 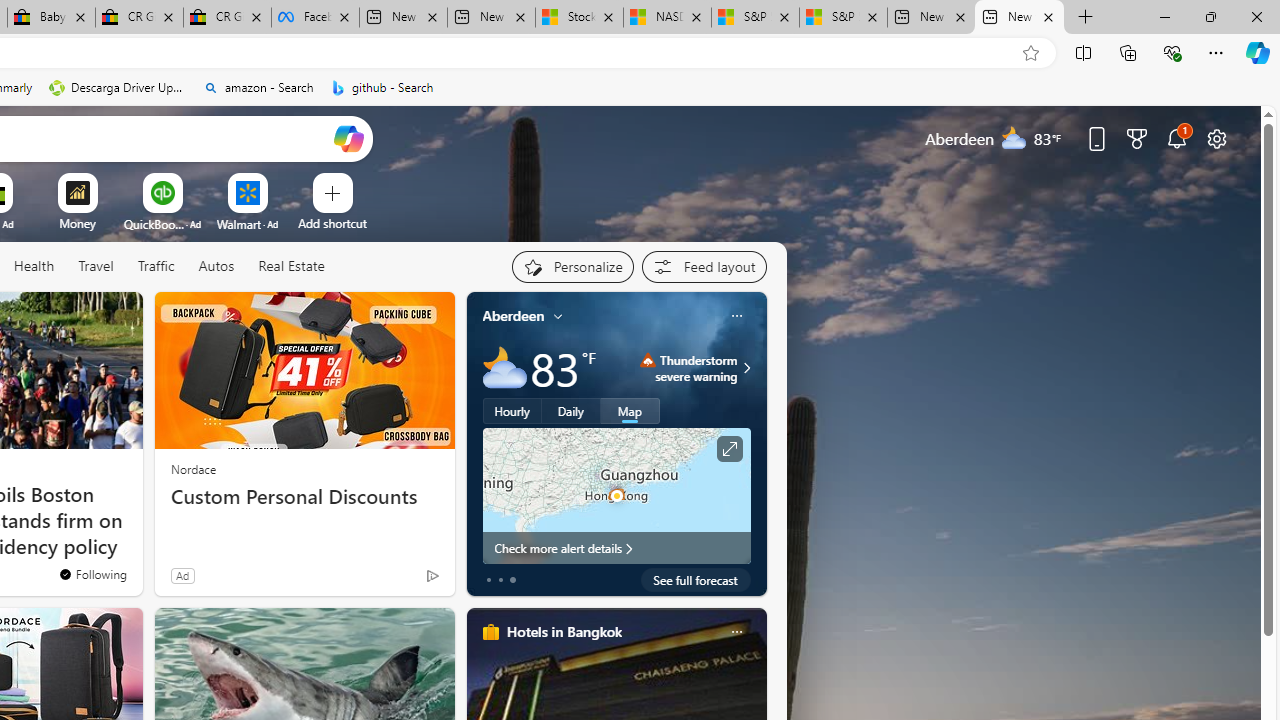 What do you see at coordinates (571, 266) in the screenshot?
I see `'Personalize your feed"'` at bounding box center [571, 266].